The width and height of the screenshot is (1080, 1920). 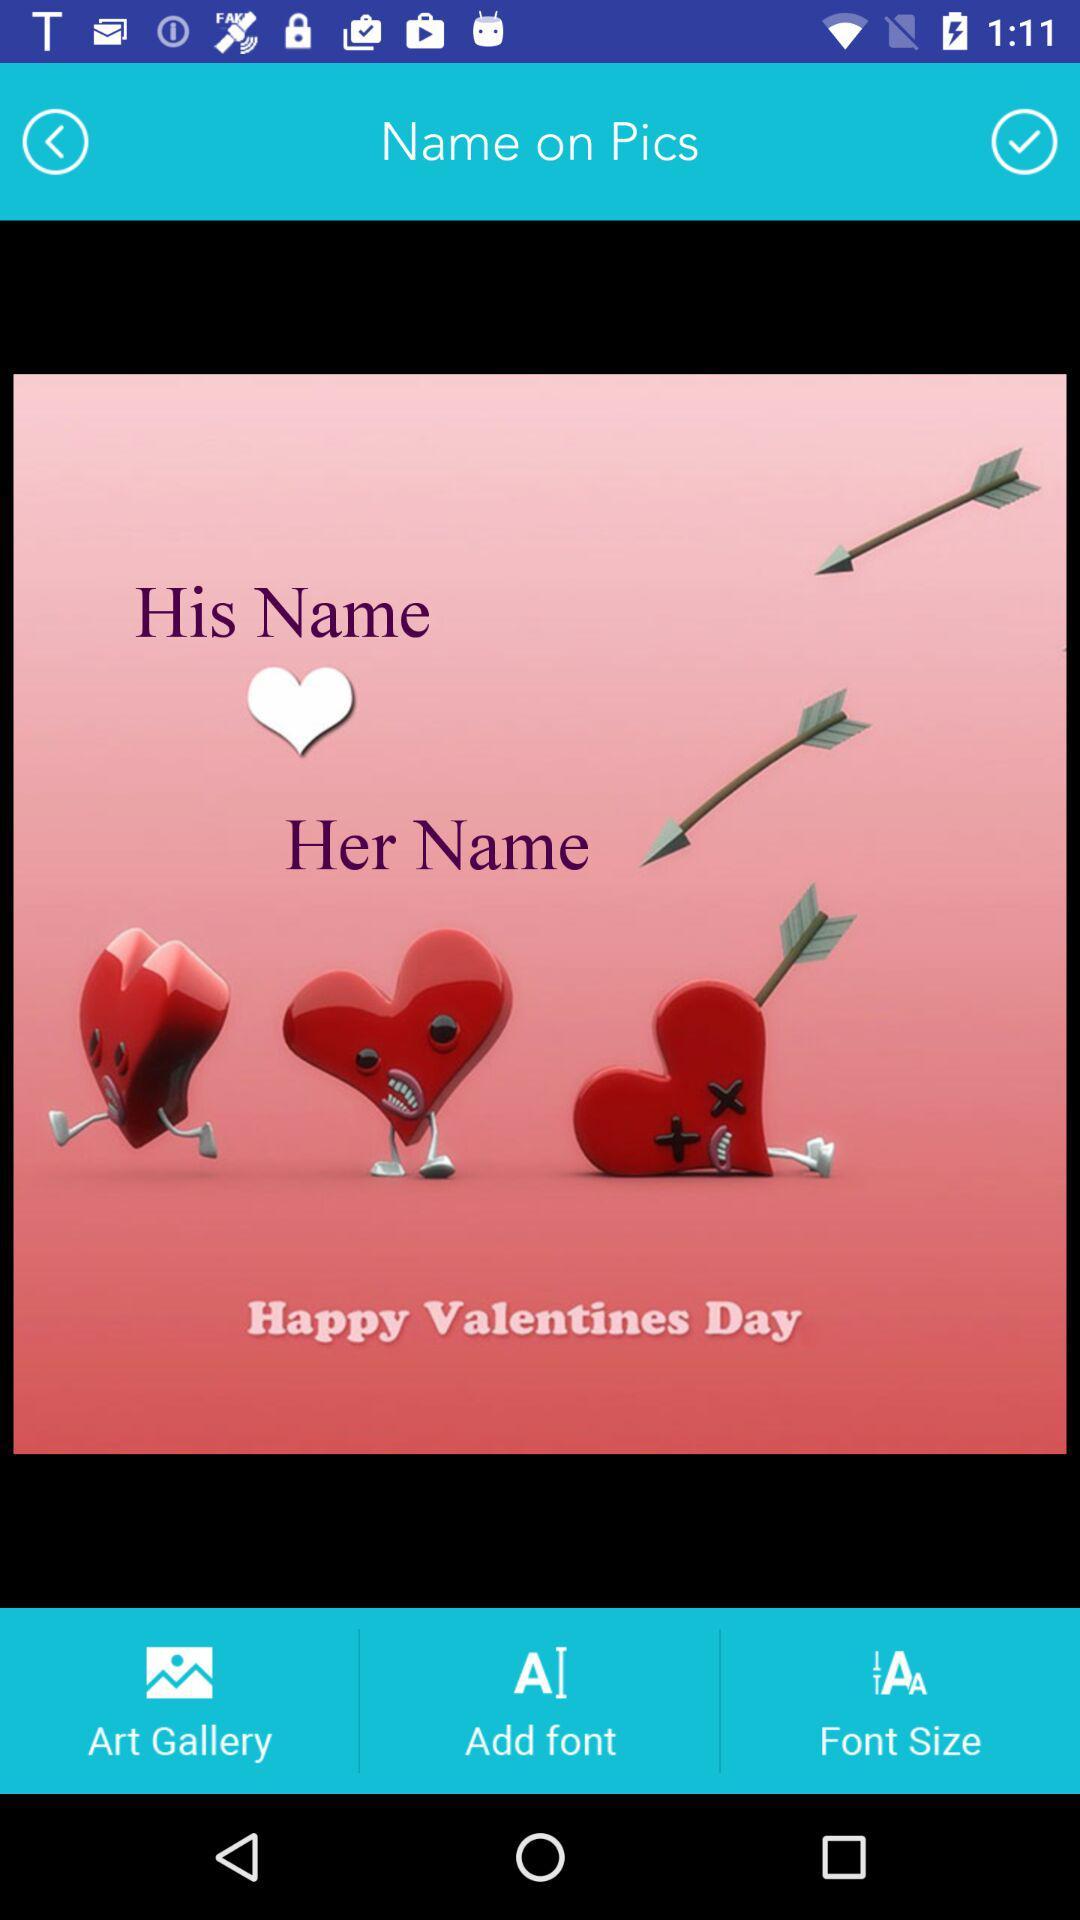 What do you see at coordinates (54, 140) in the screenshot?
I see `go back` at bounding box center [54, 140].